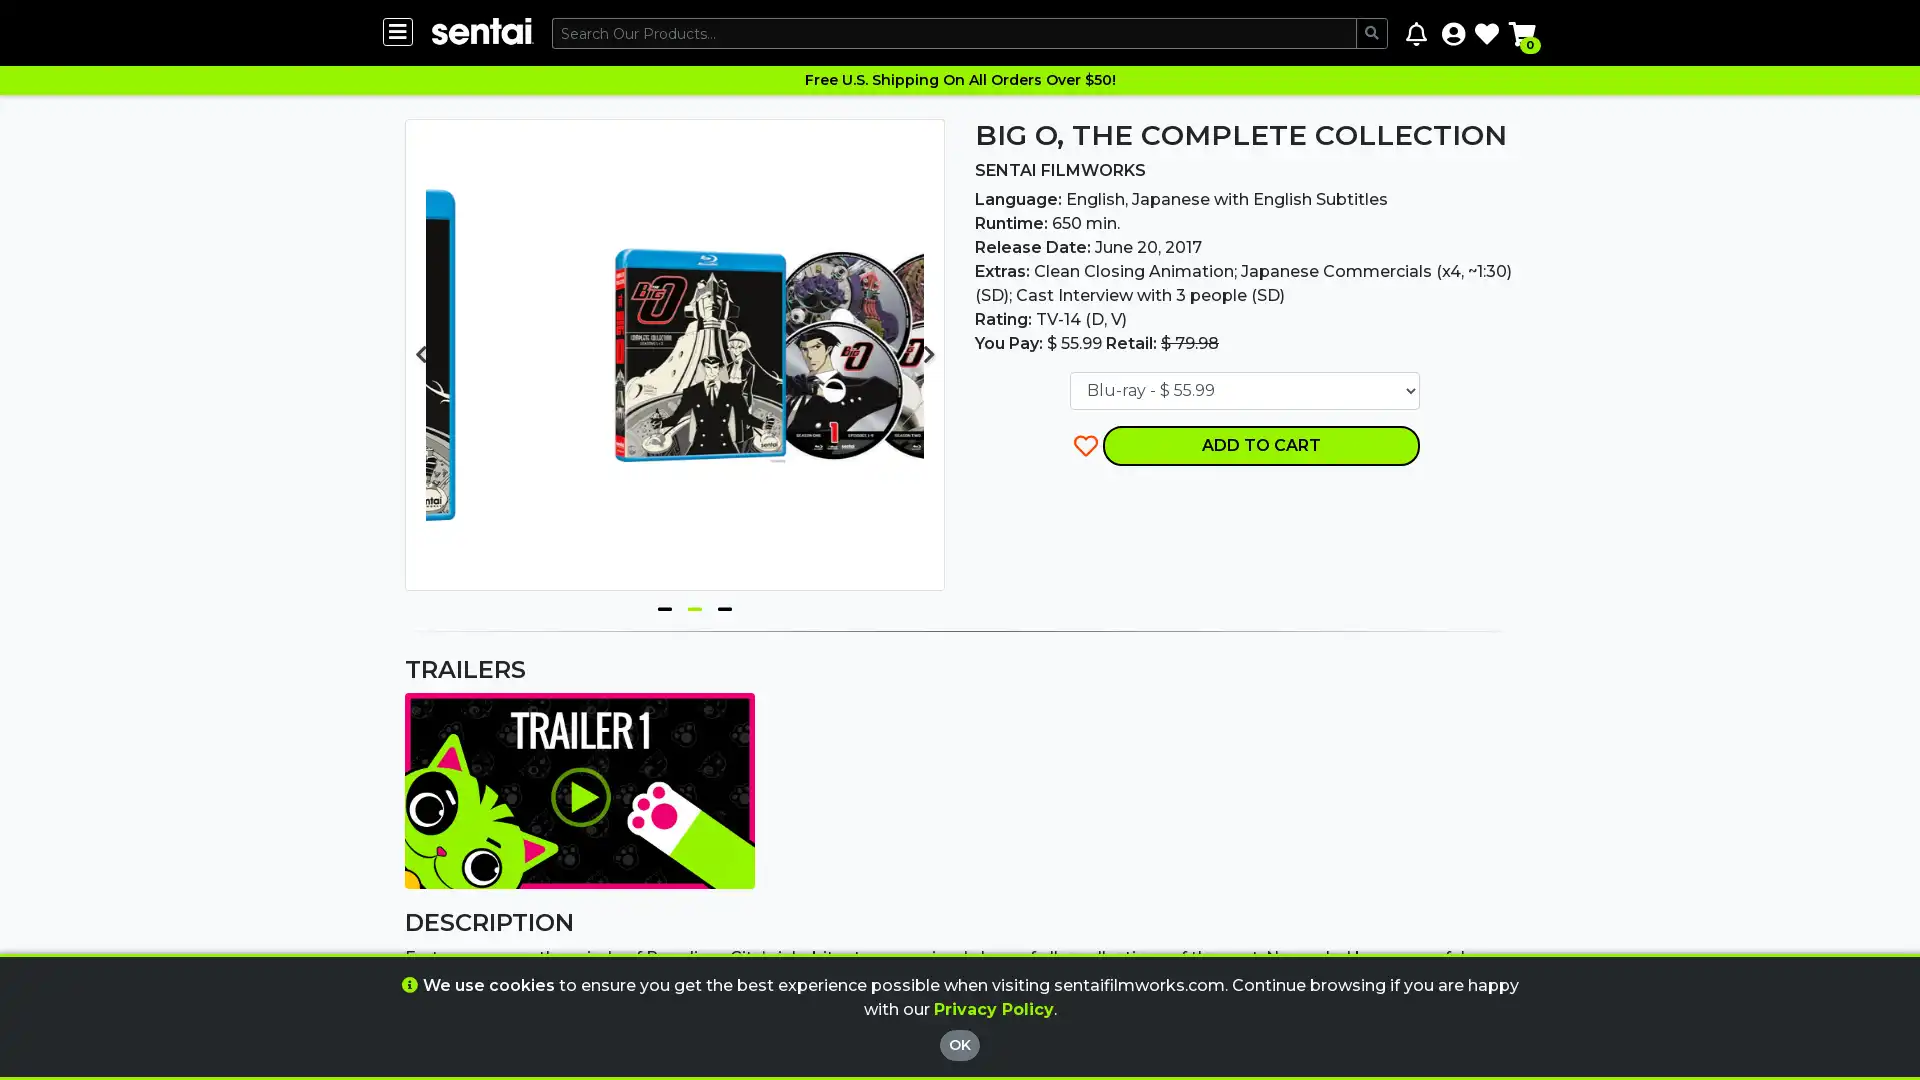 This screenshot has height=1080, width=1920. Describe the element at coordinates (1260, 443) in the screenshot. I see `ADD TO CART` at that location.